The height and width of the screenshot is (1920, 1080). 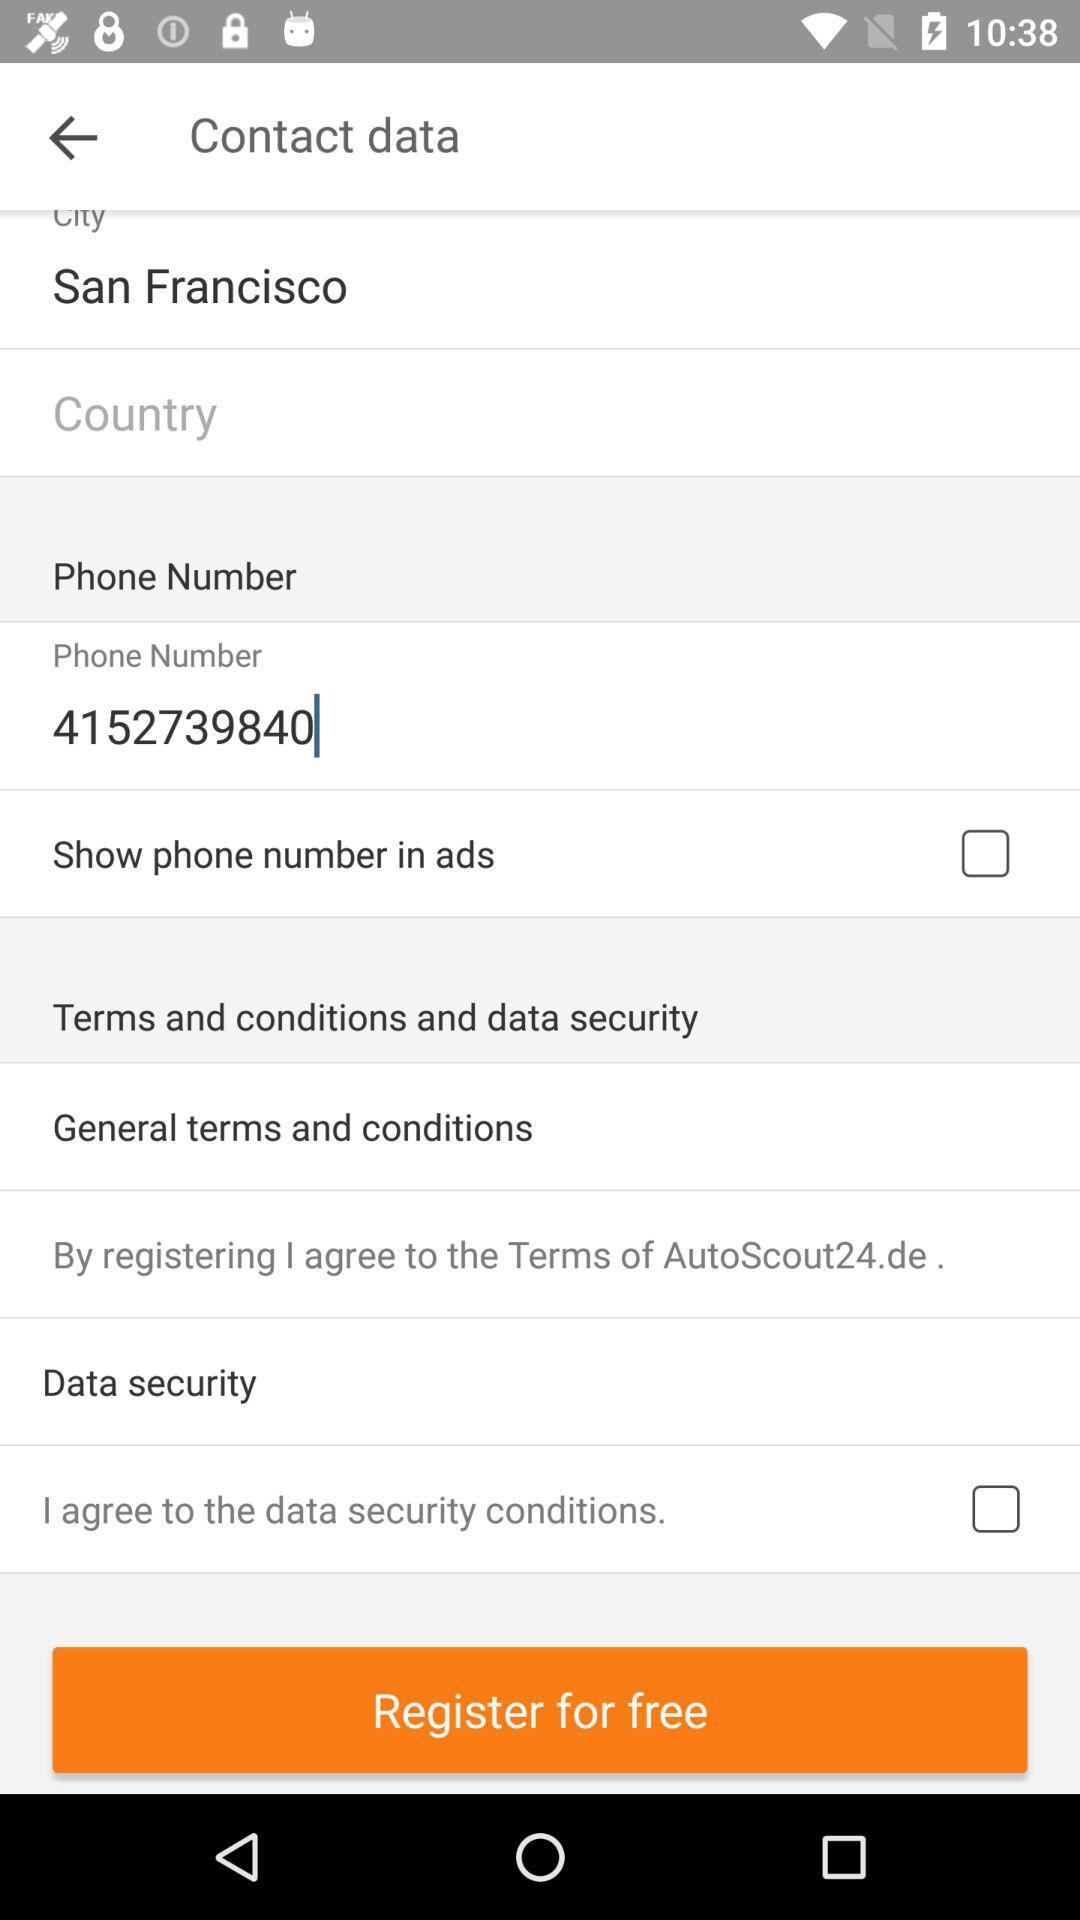 I want to click on san francisco, so click(x=542, y=283).